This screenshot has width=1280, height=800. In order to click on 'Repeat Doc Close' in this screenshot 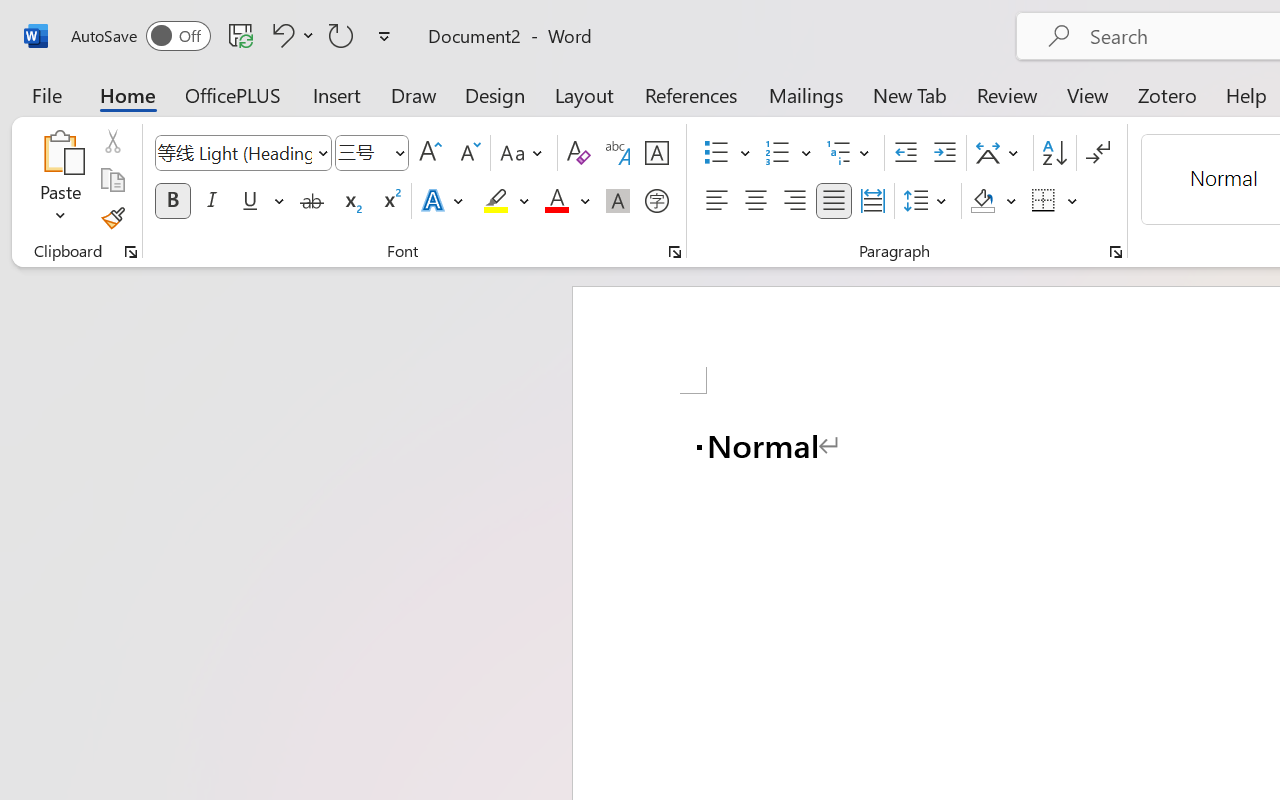, I will do `click(341, 34)`.